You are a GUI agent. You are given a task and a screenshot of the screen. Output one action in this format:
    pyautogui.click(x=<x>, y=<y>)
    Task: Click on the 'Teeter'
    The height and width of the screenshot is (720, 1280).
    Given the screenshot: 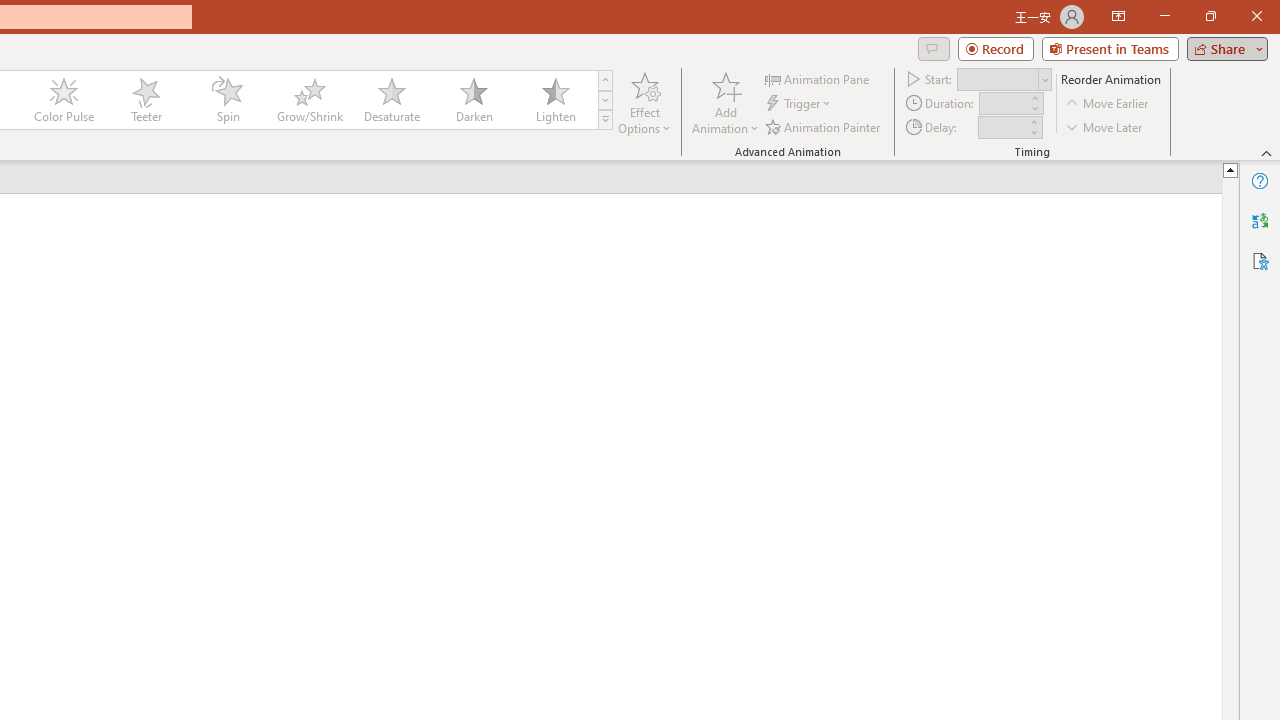 What is the action you would take?
    pyautogui.click(x=144, y=100)
    